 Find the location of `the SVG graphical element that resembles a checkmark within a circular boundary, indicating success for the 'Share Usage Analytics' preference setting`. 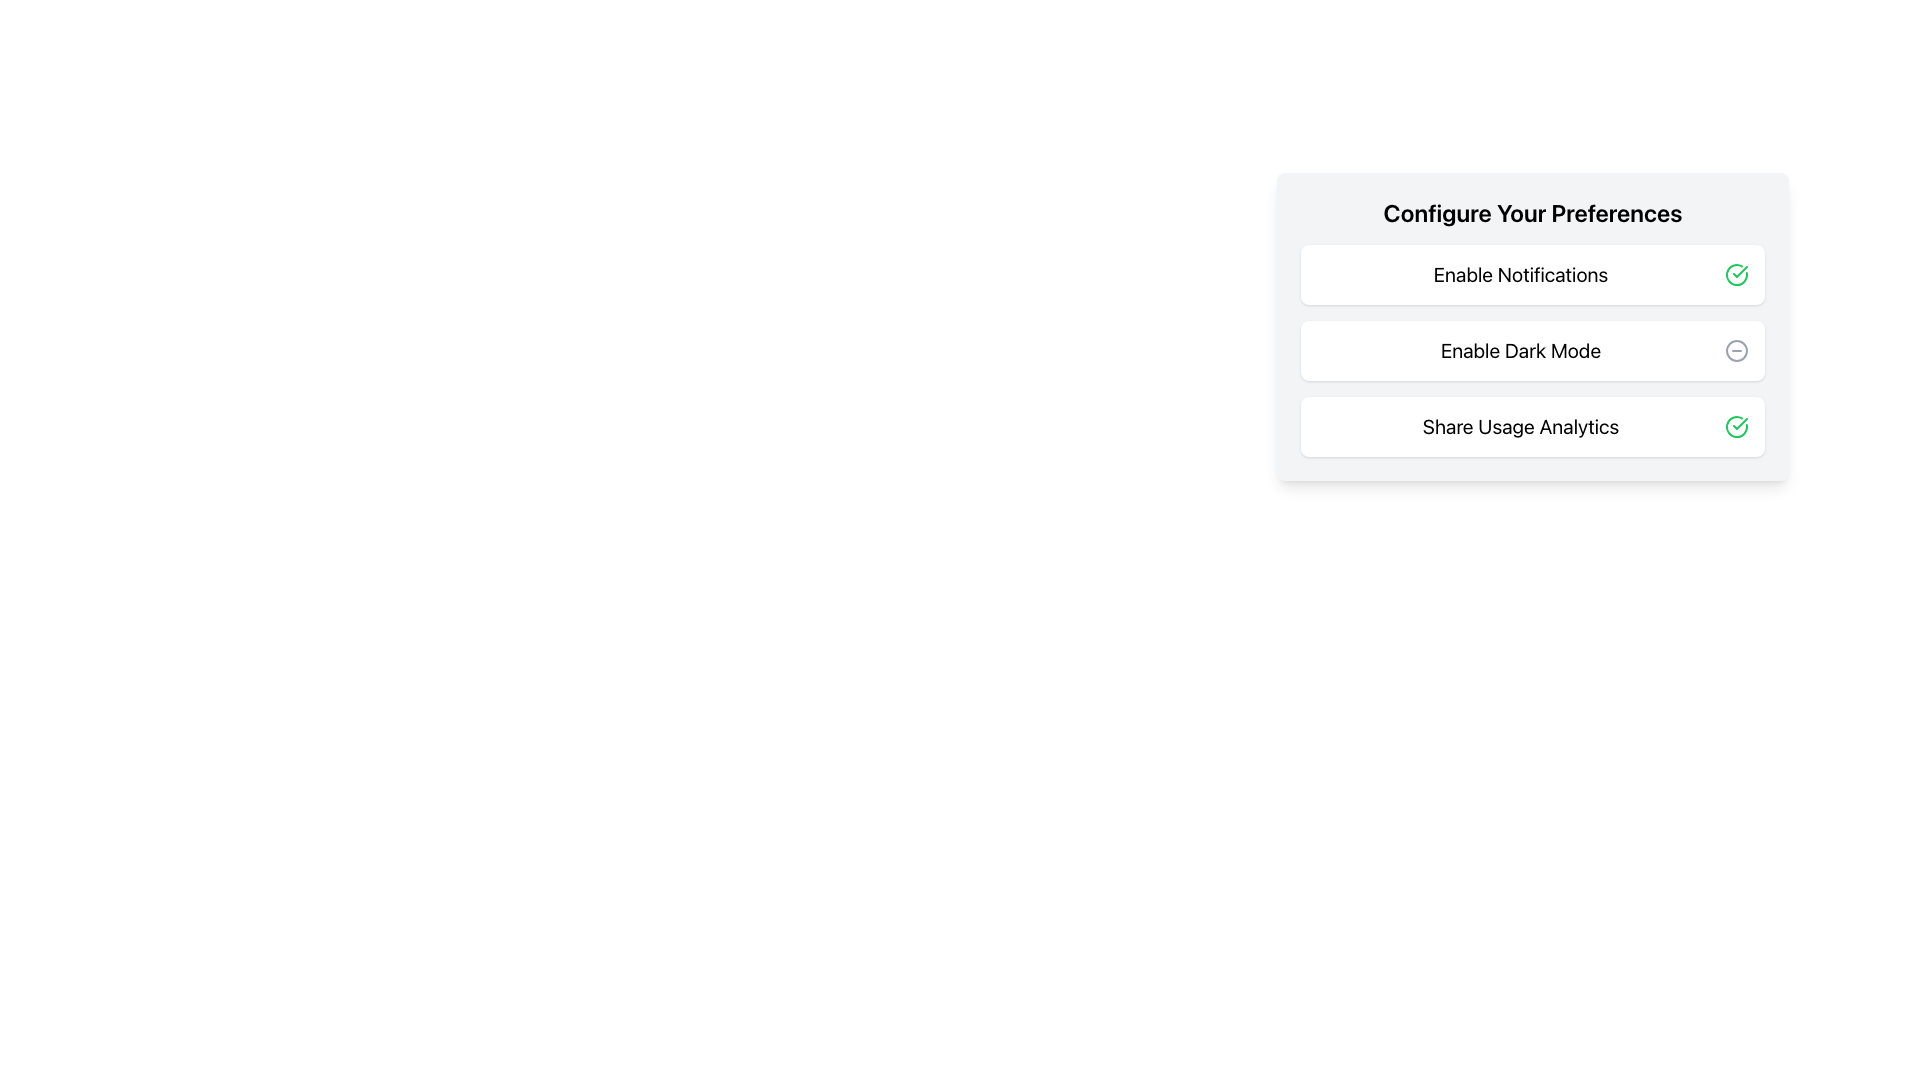

the SVG graphical element that resembles a checkmark within a circular boundary, indicating success for the 'Share Usage Analytics' preference setting is located at coordinates (1739, 272).